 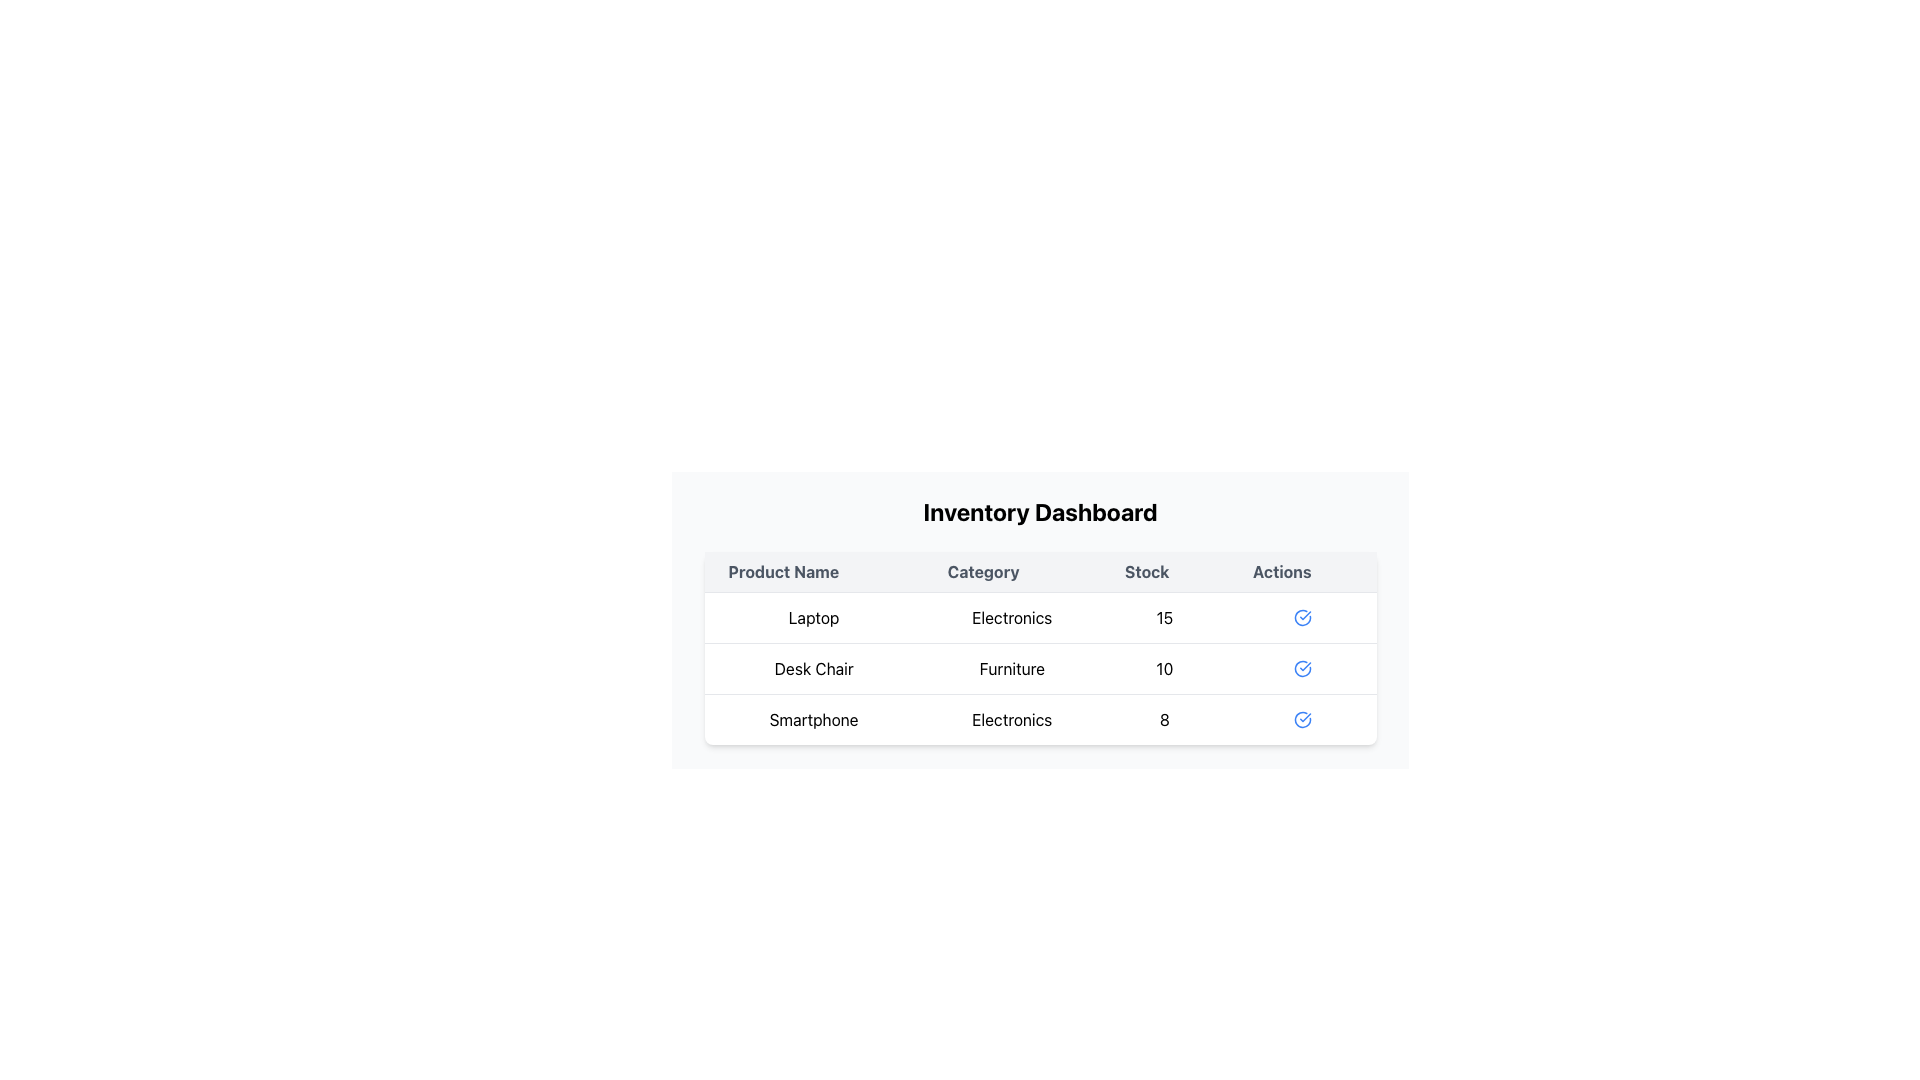 What do you see at coordinates (1302, 718) in the screenshot?
I see `the interactive icon button in the rightmost cell of the table row for 'Smartphone'` at bounding box center [1302, 718].